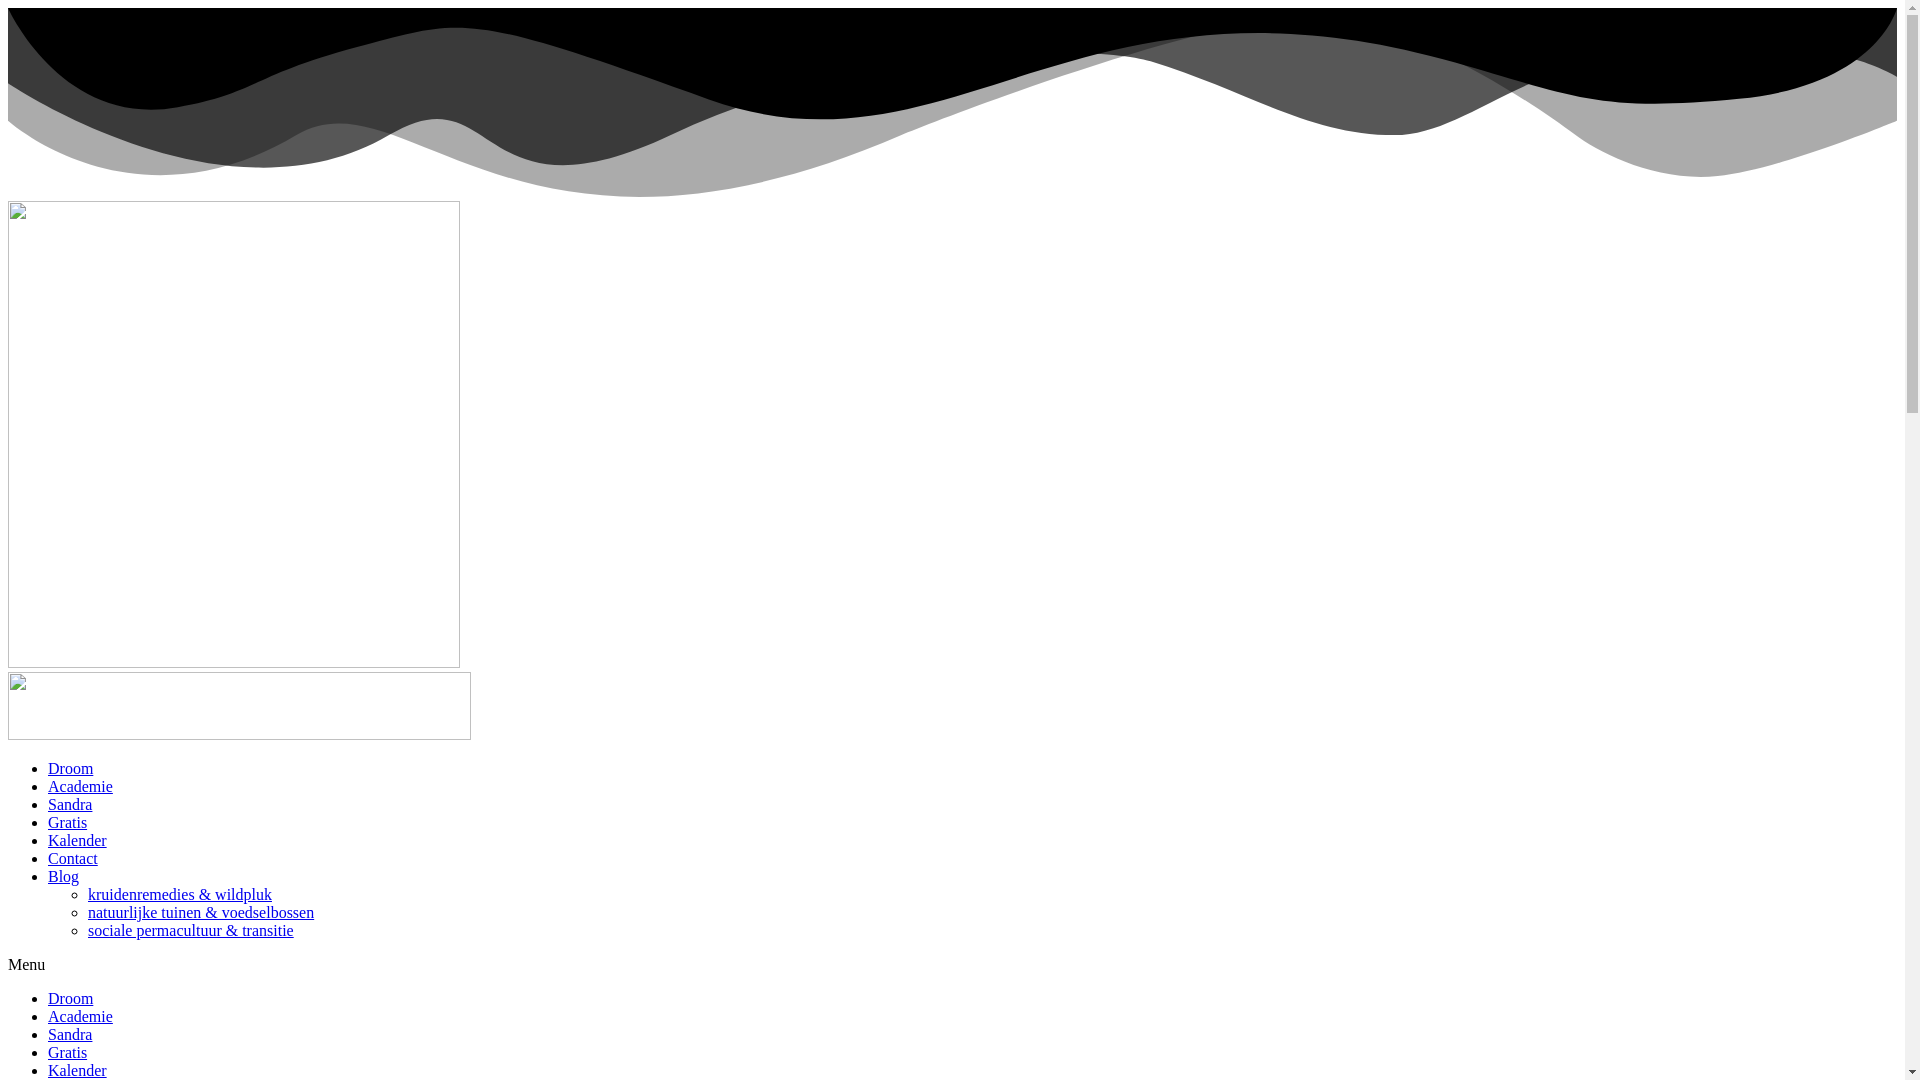 The height and width of the screenshot is (1080, 1920). Describe the element at coordinates (201, 912) in the screenshot. I see `'natuurlijke tuinen & voedselbossen'` at that location.